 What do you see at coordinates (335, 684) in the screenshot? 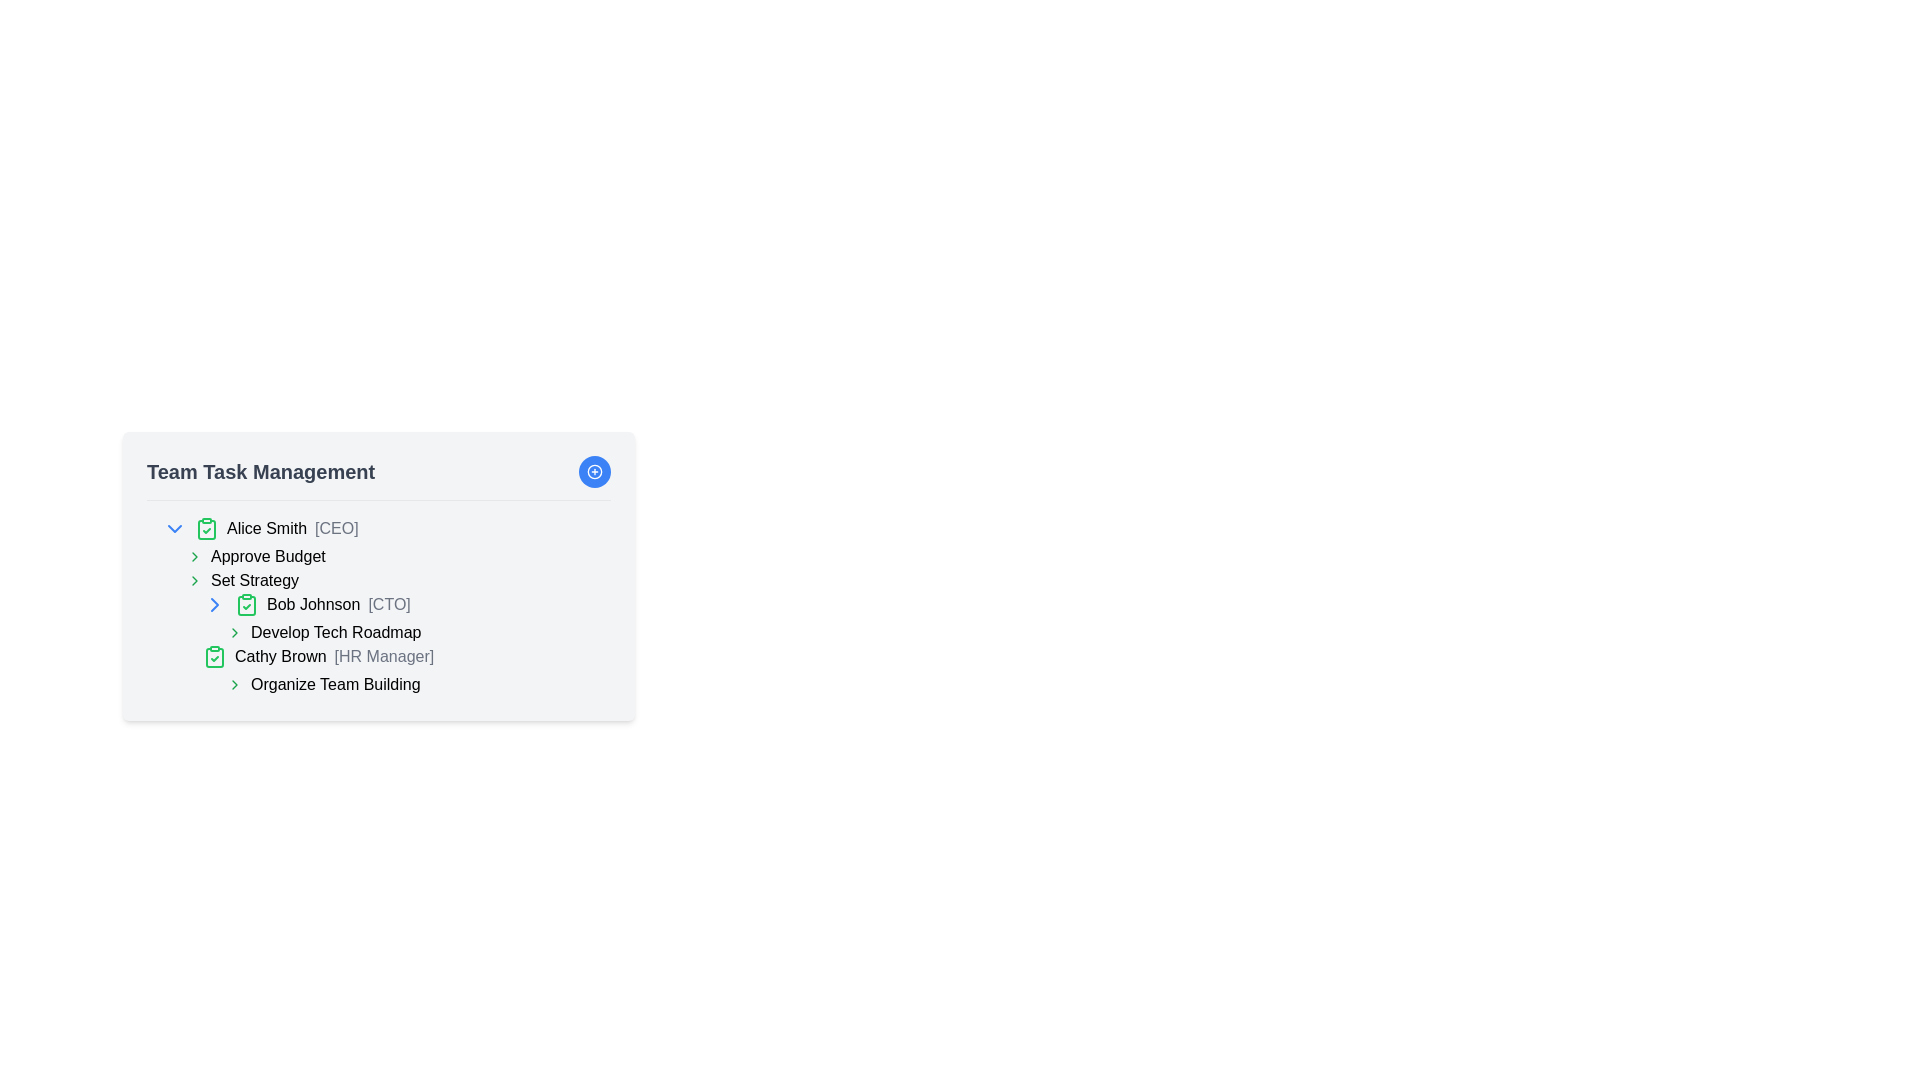
I see `the 'Organize Team Building' text label located beneath the 'Cathy Brown [HR Manager]' label in the 'Team Task Management' section` at bounding box center [335, 684].